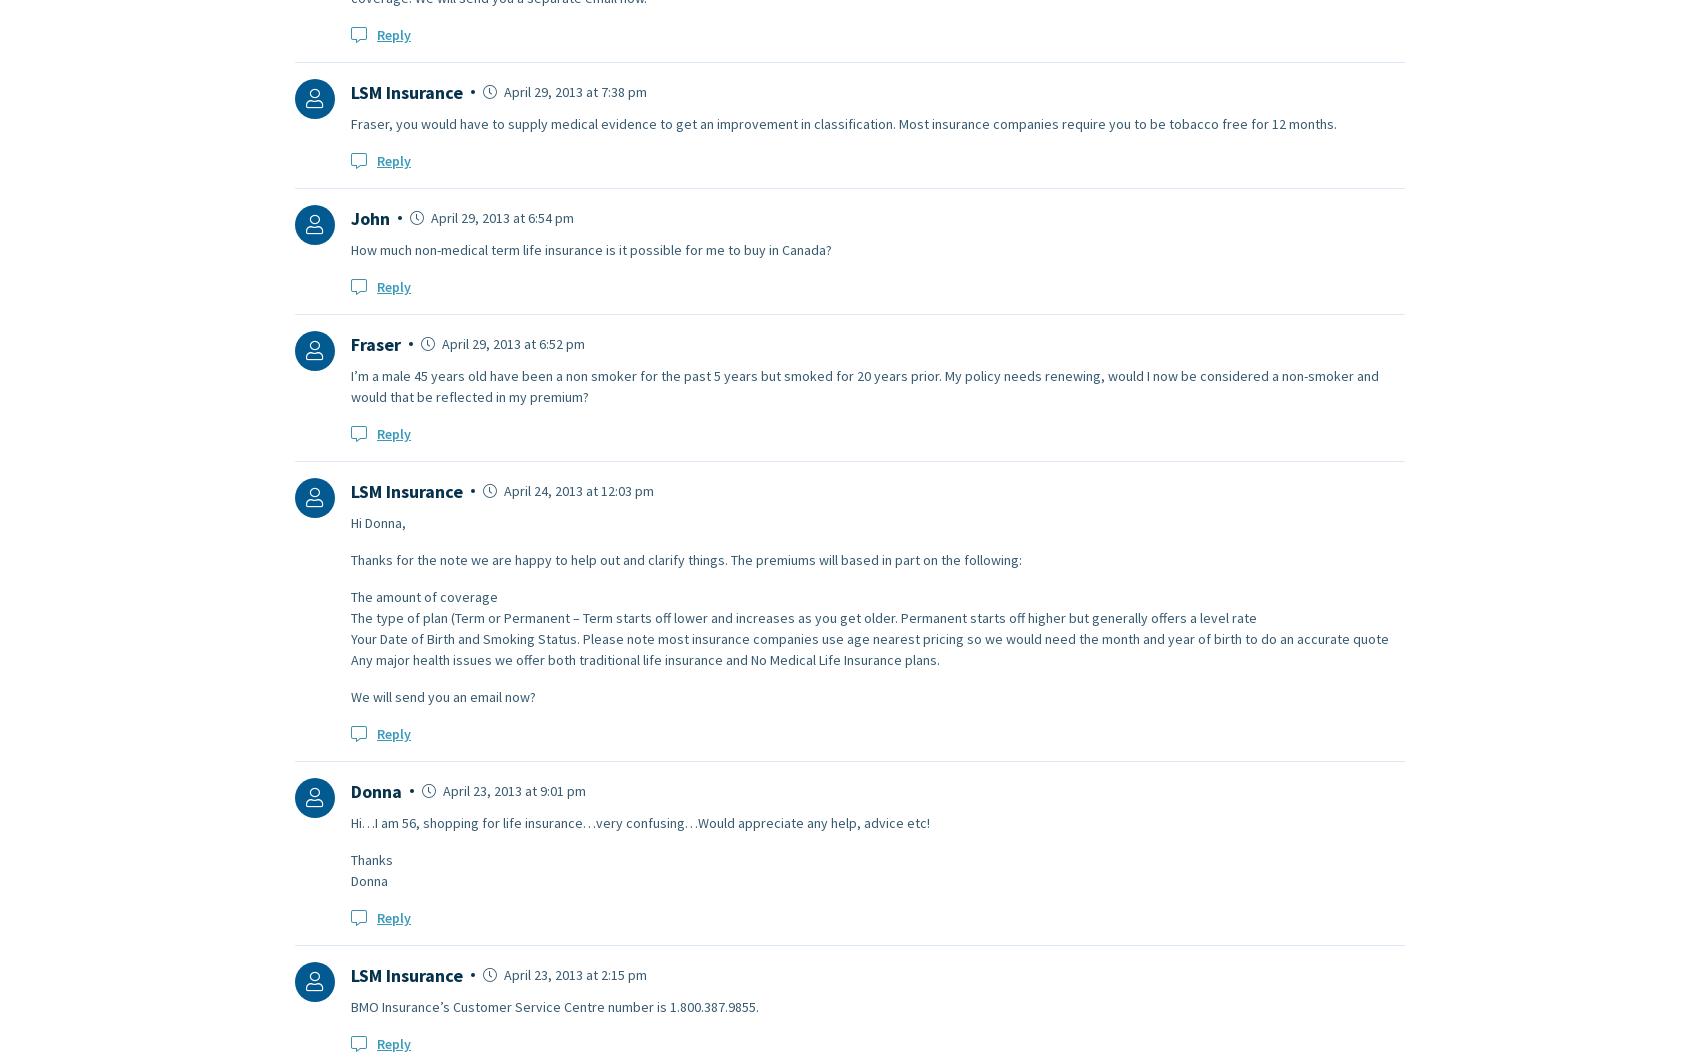 This screenshot has width=1700, height=1061. What do you see at coordinates (512, 342) in the screenshot?
I see `'April 29, 2013 at 6:52 pm'` at bounding box center [512, 342].